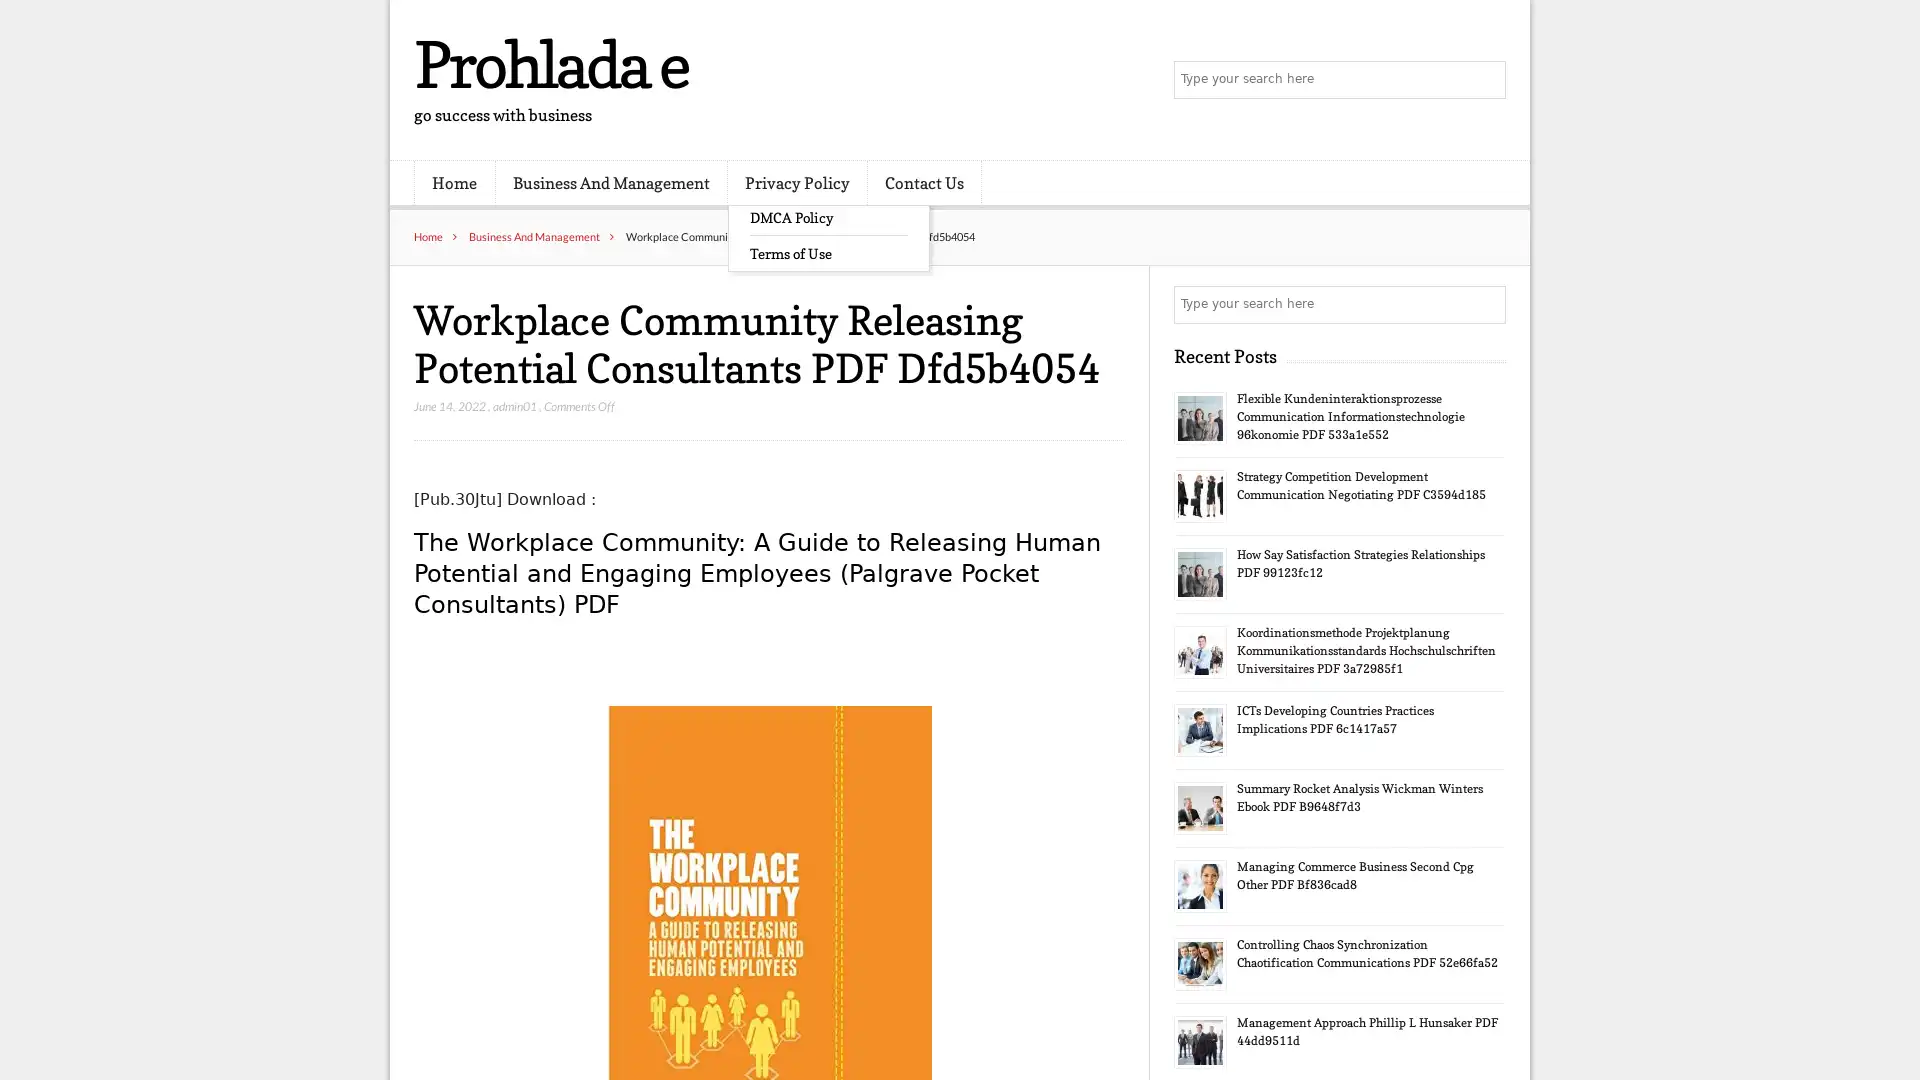 Image resolution: width=1920 pixels, height=1080 pixels. What do you see at coordinates (1485, 80) in the screenshot?
I see `Search` at bounding box center [1485, 80].